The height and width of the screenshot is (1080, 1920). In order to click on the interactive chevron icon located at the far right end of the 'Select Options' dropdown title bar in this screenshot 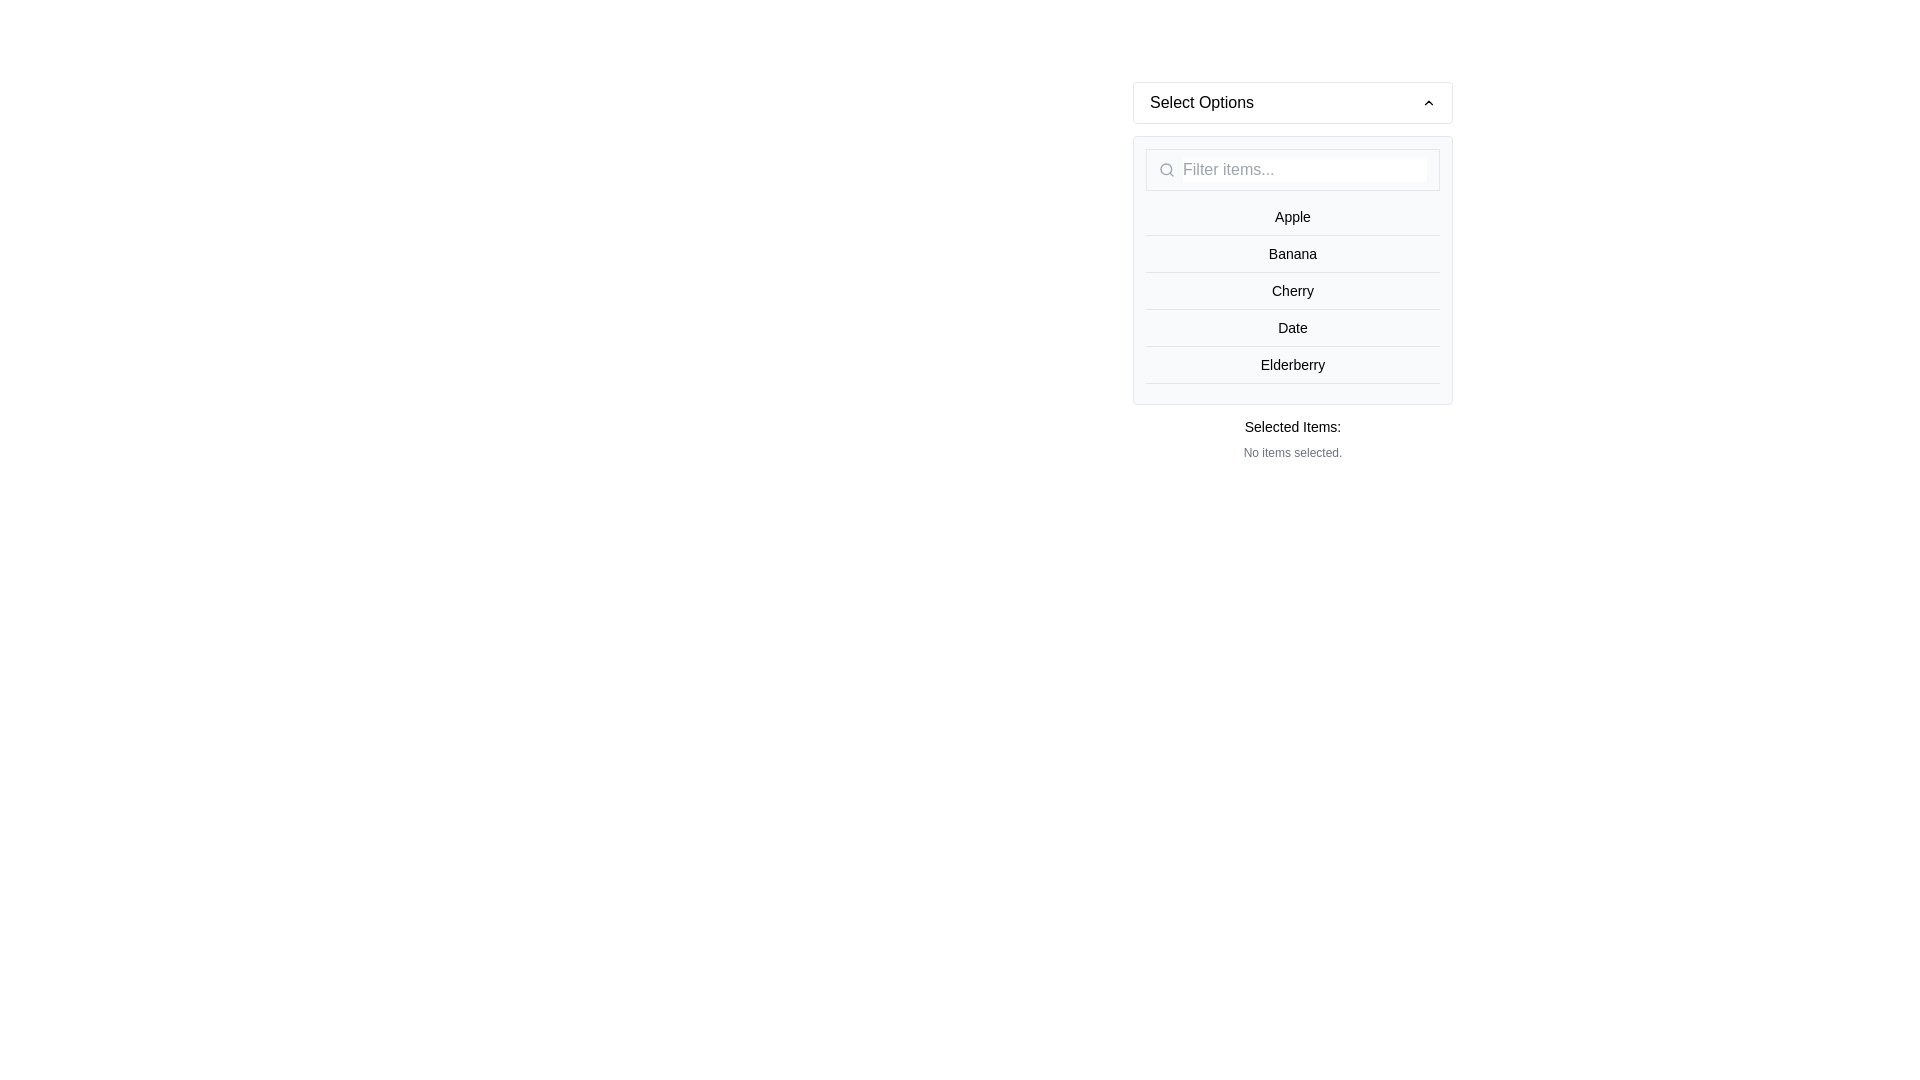, I will do `click(1428, 103)`.